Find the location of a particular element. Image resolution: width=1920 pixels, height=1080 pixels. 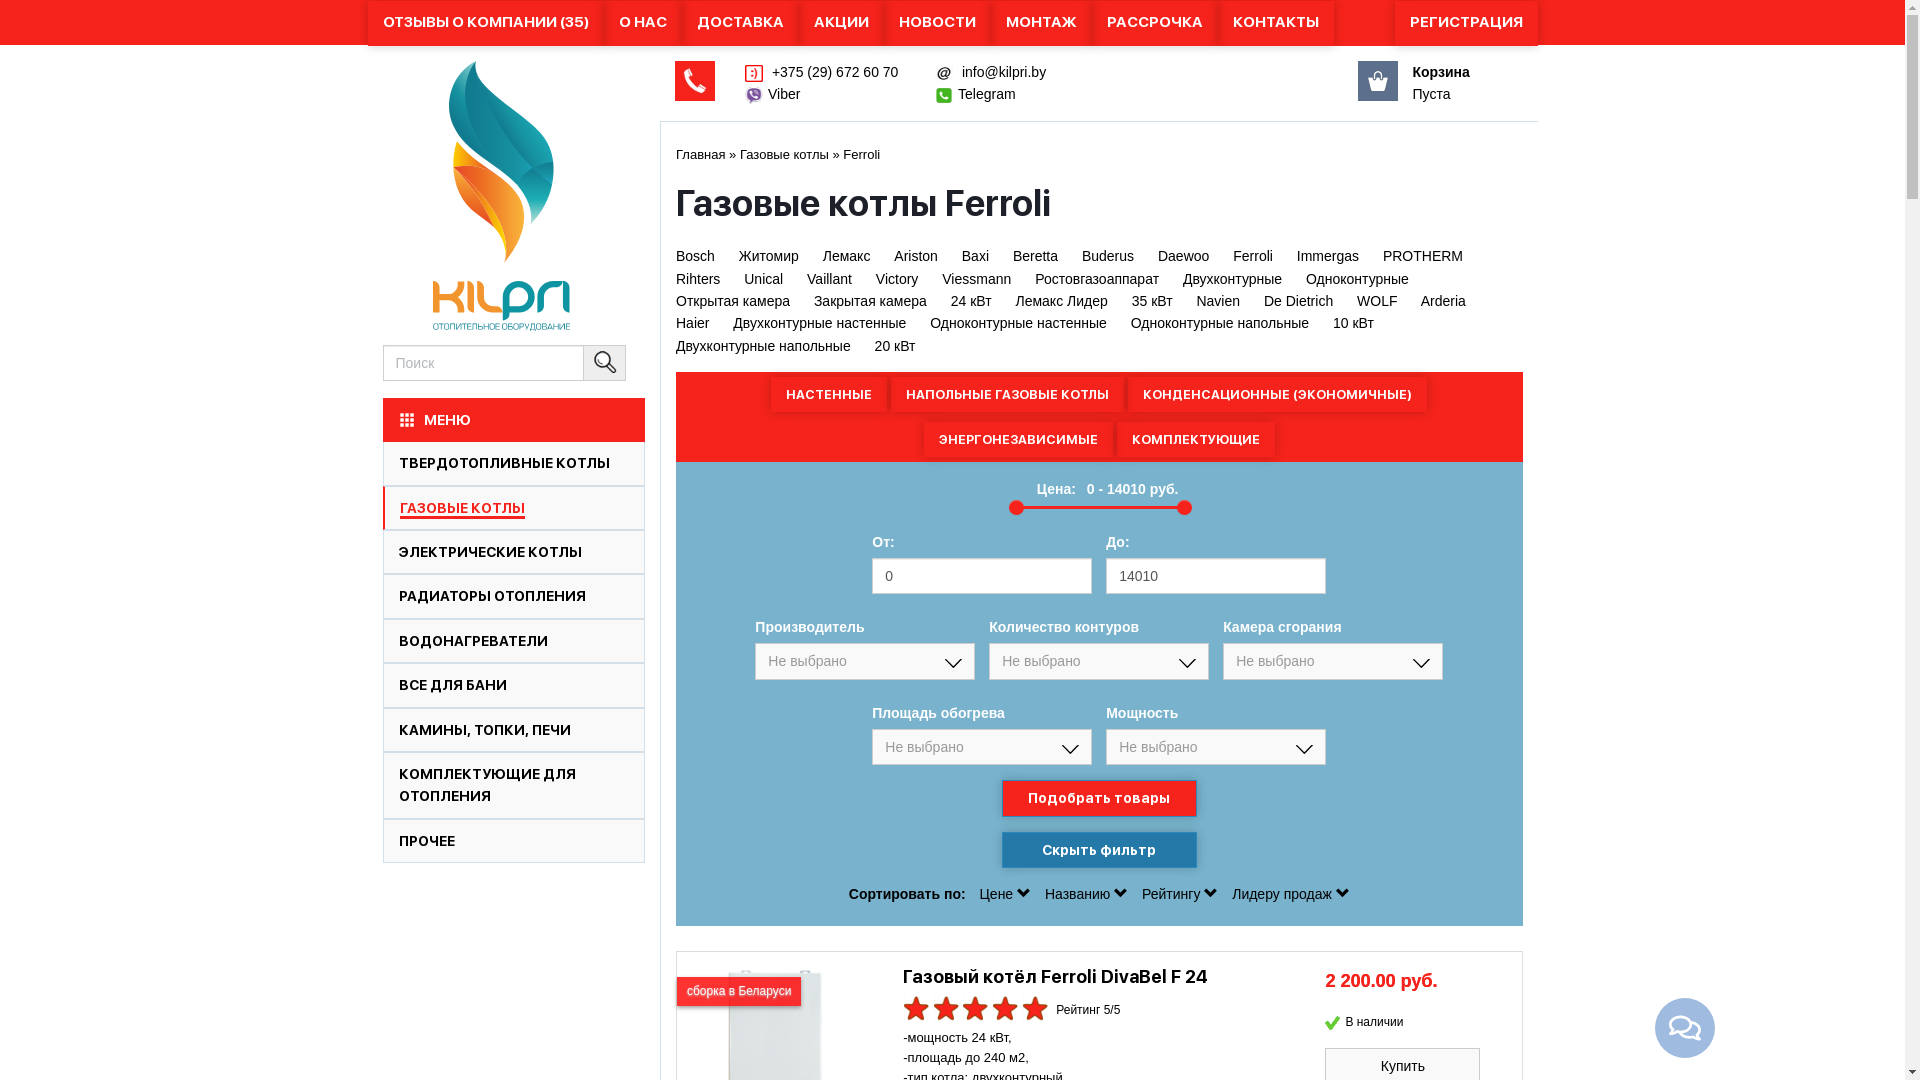

'Unical' is located at coordinates (762, 278).